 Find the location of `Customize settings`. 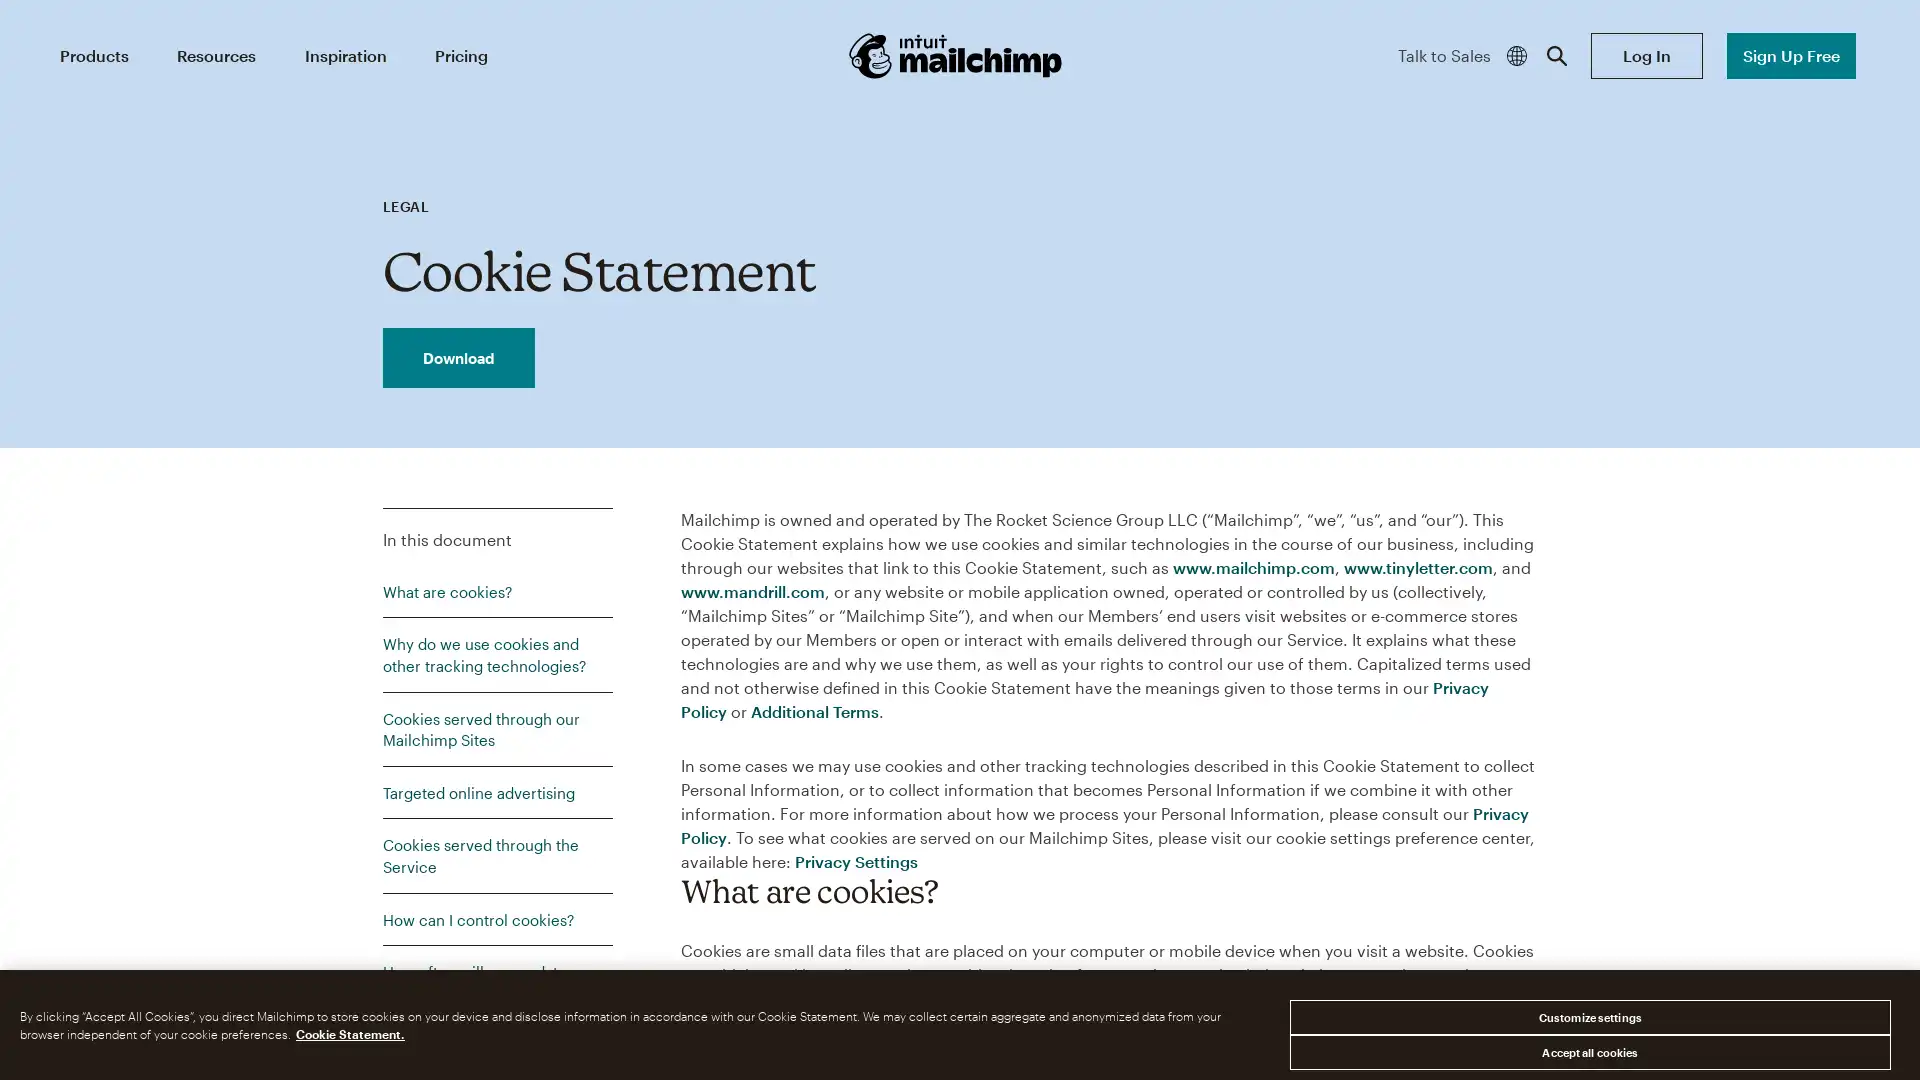

Customize settings is located at coordinates (1588, 1017).